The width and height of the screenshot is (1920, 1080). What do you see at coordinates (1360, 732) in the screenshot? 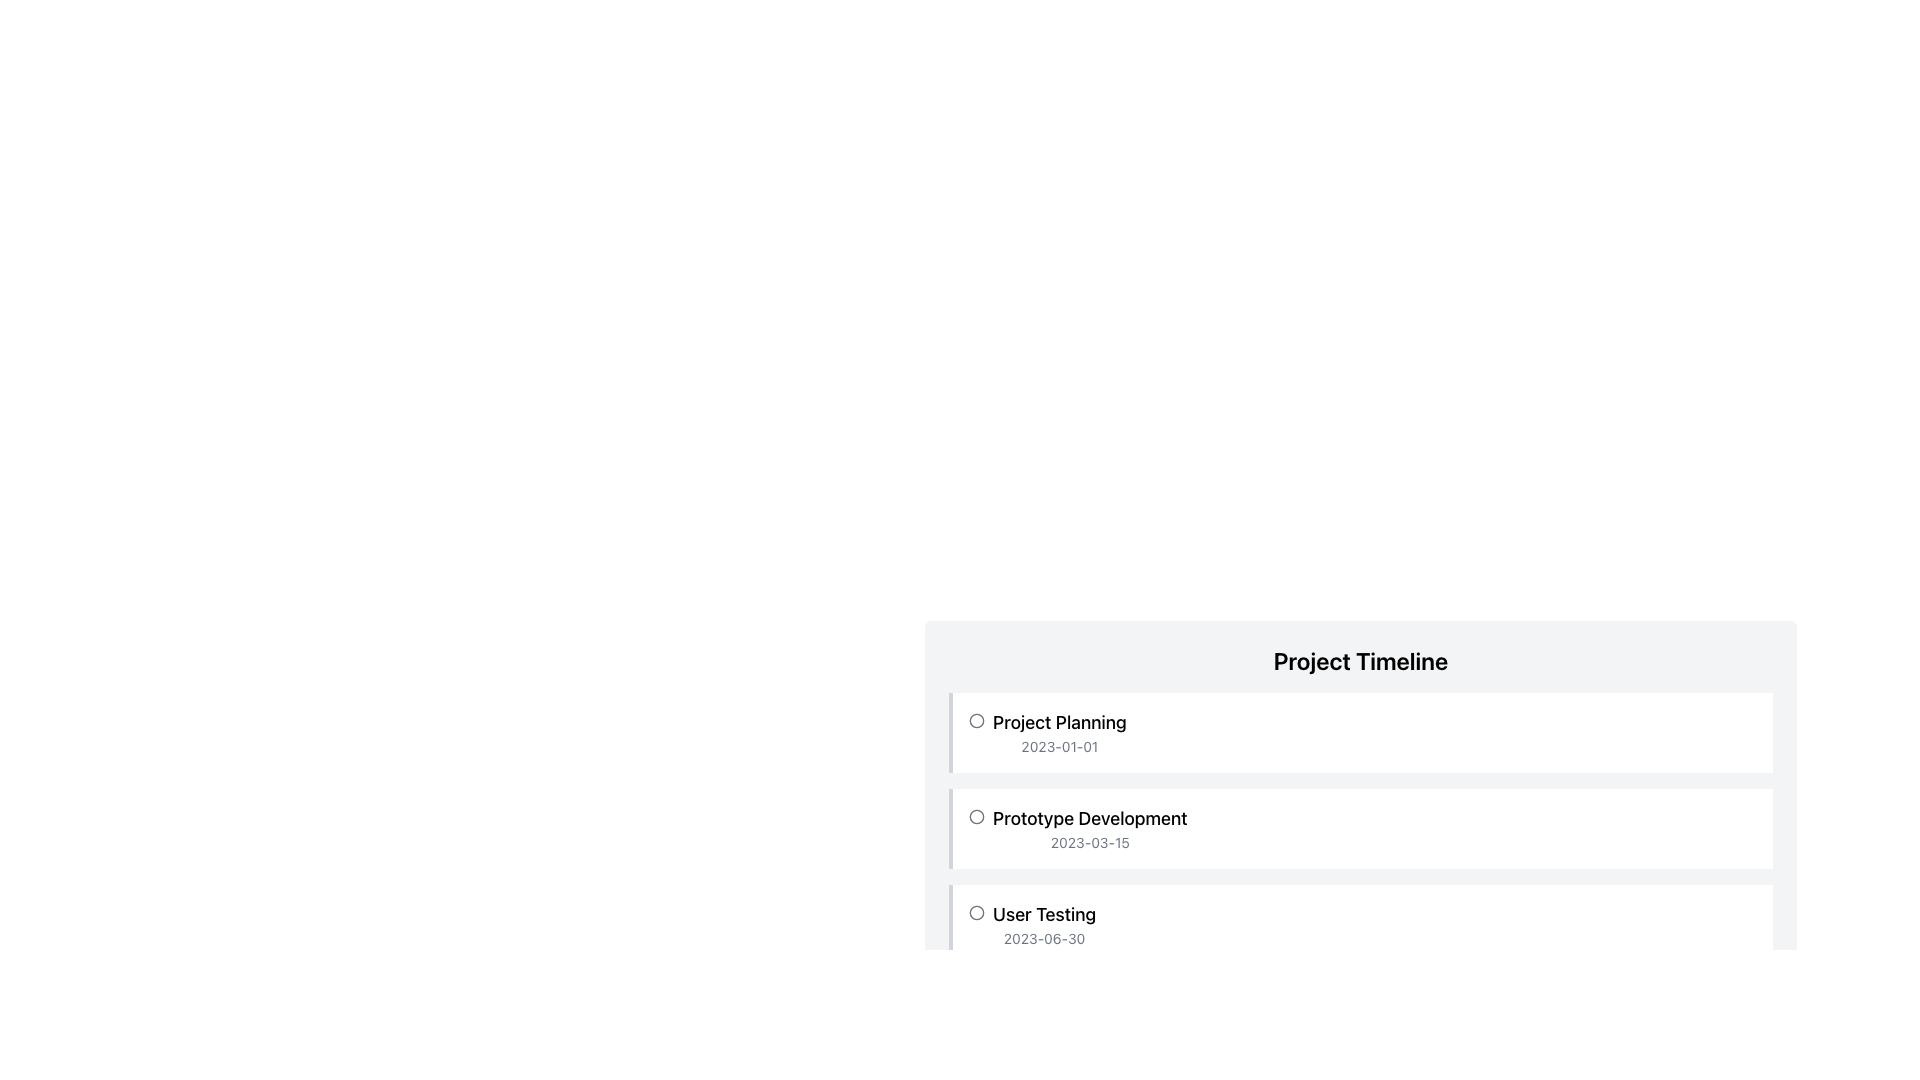
I see `the first item in the project timeline list` at bounding box center [1360, 732].